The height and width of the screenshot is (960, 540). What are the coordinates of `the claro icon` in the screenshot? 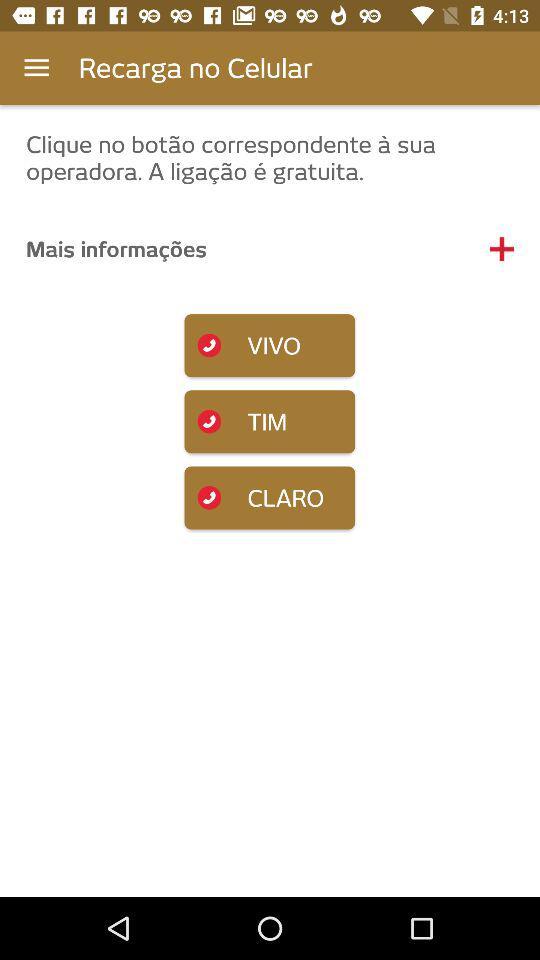 It's located at (269, 496).